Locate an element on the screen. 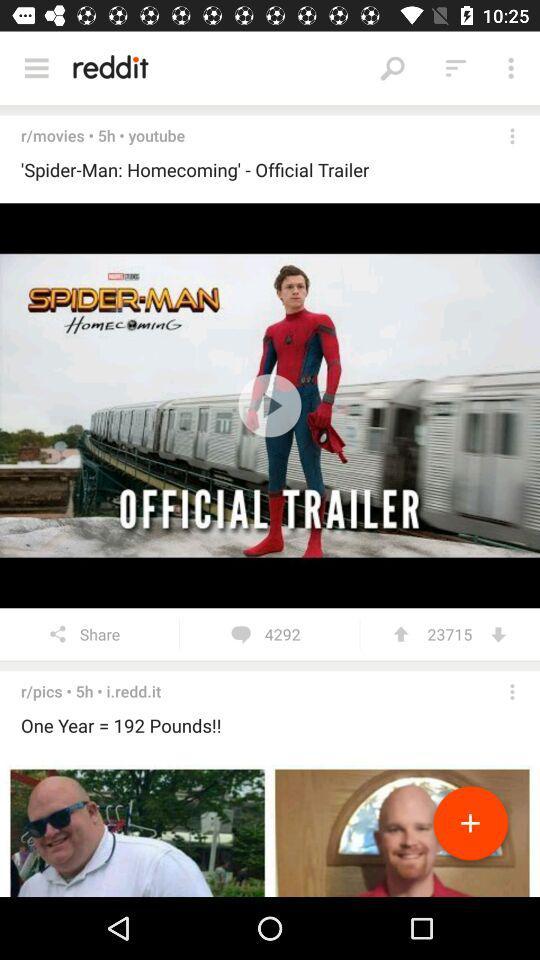 The width and height of the screenshot is (540, 960). photo is located at coordinates (470, 827).